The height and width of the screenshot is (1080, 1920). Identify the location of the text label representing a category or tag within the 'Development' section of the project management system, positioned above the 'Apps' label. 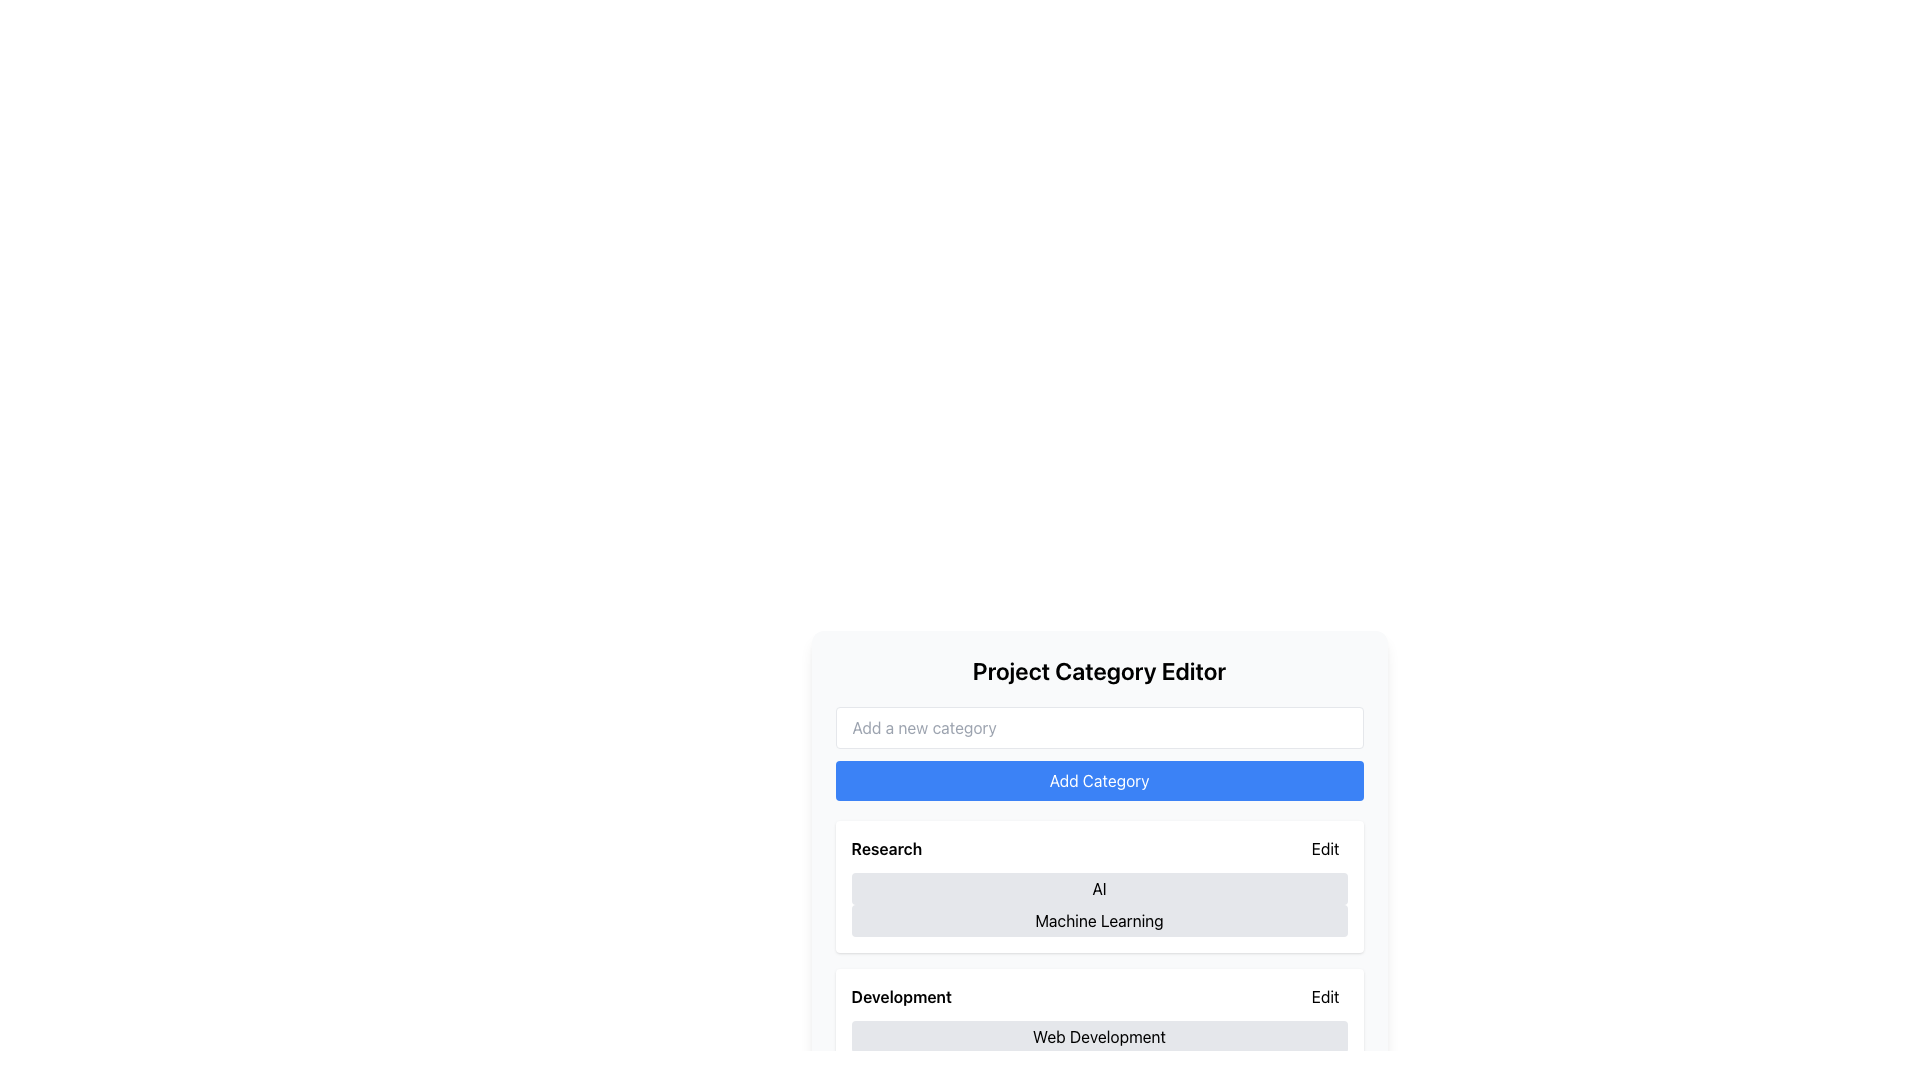
(1098, 1036).